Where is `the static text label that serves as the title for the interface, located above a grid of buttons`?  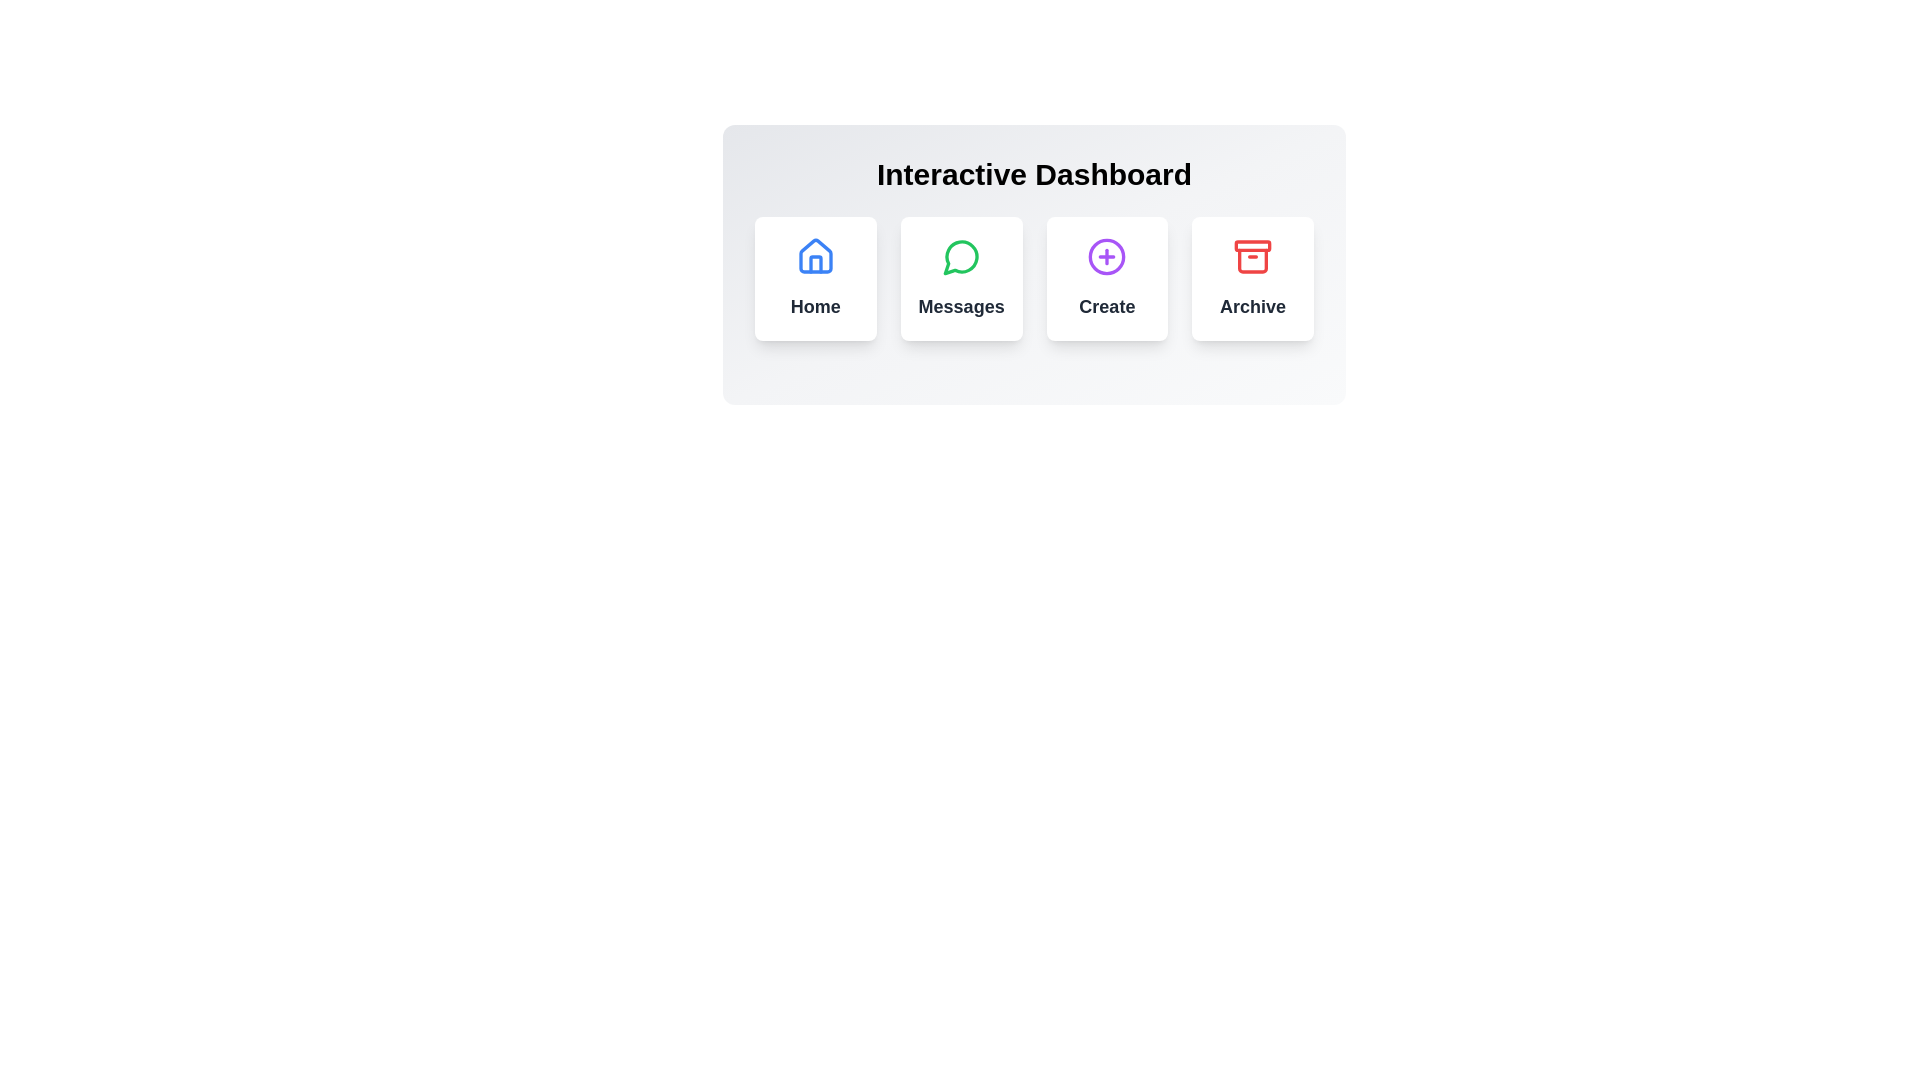 the static text label that serves as the title for the interface, located above a grid of buttons is located at coordinates (1034, 173).